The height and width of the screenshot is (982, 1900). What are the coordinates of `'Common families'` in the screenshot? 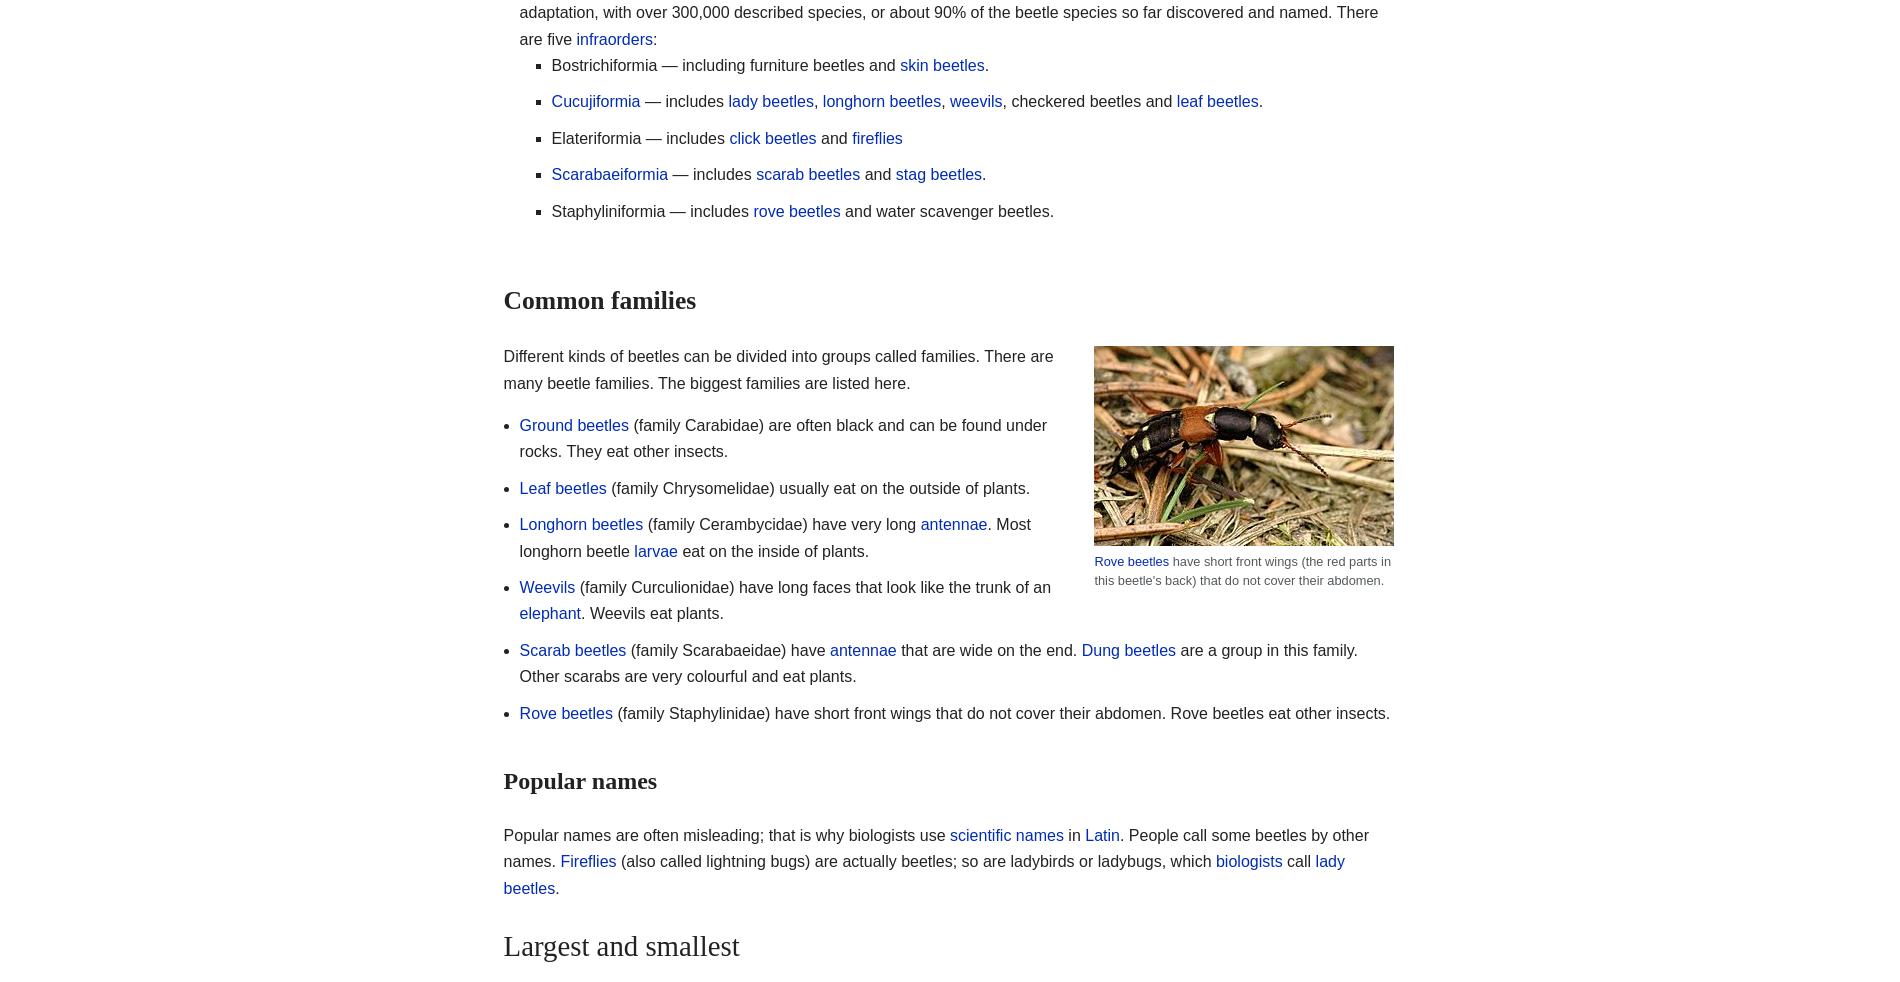 It's located at (599, 300).